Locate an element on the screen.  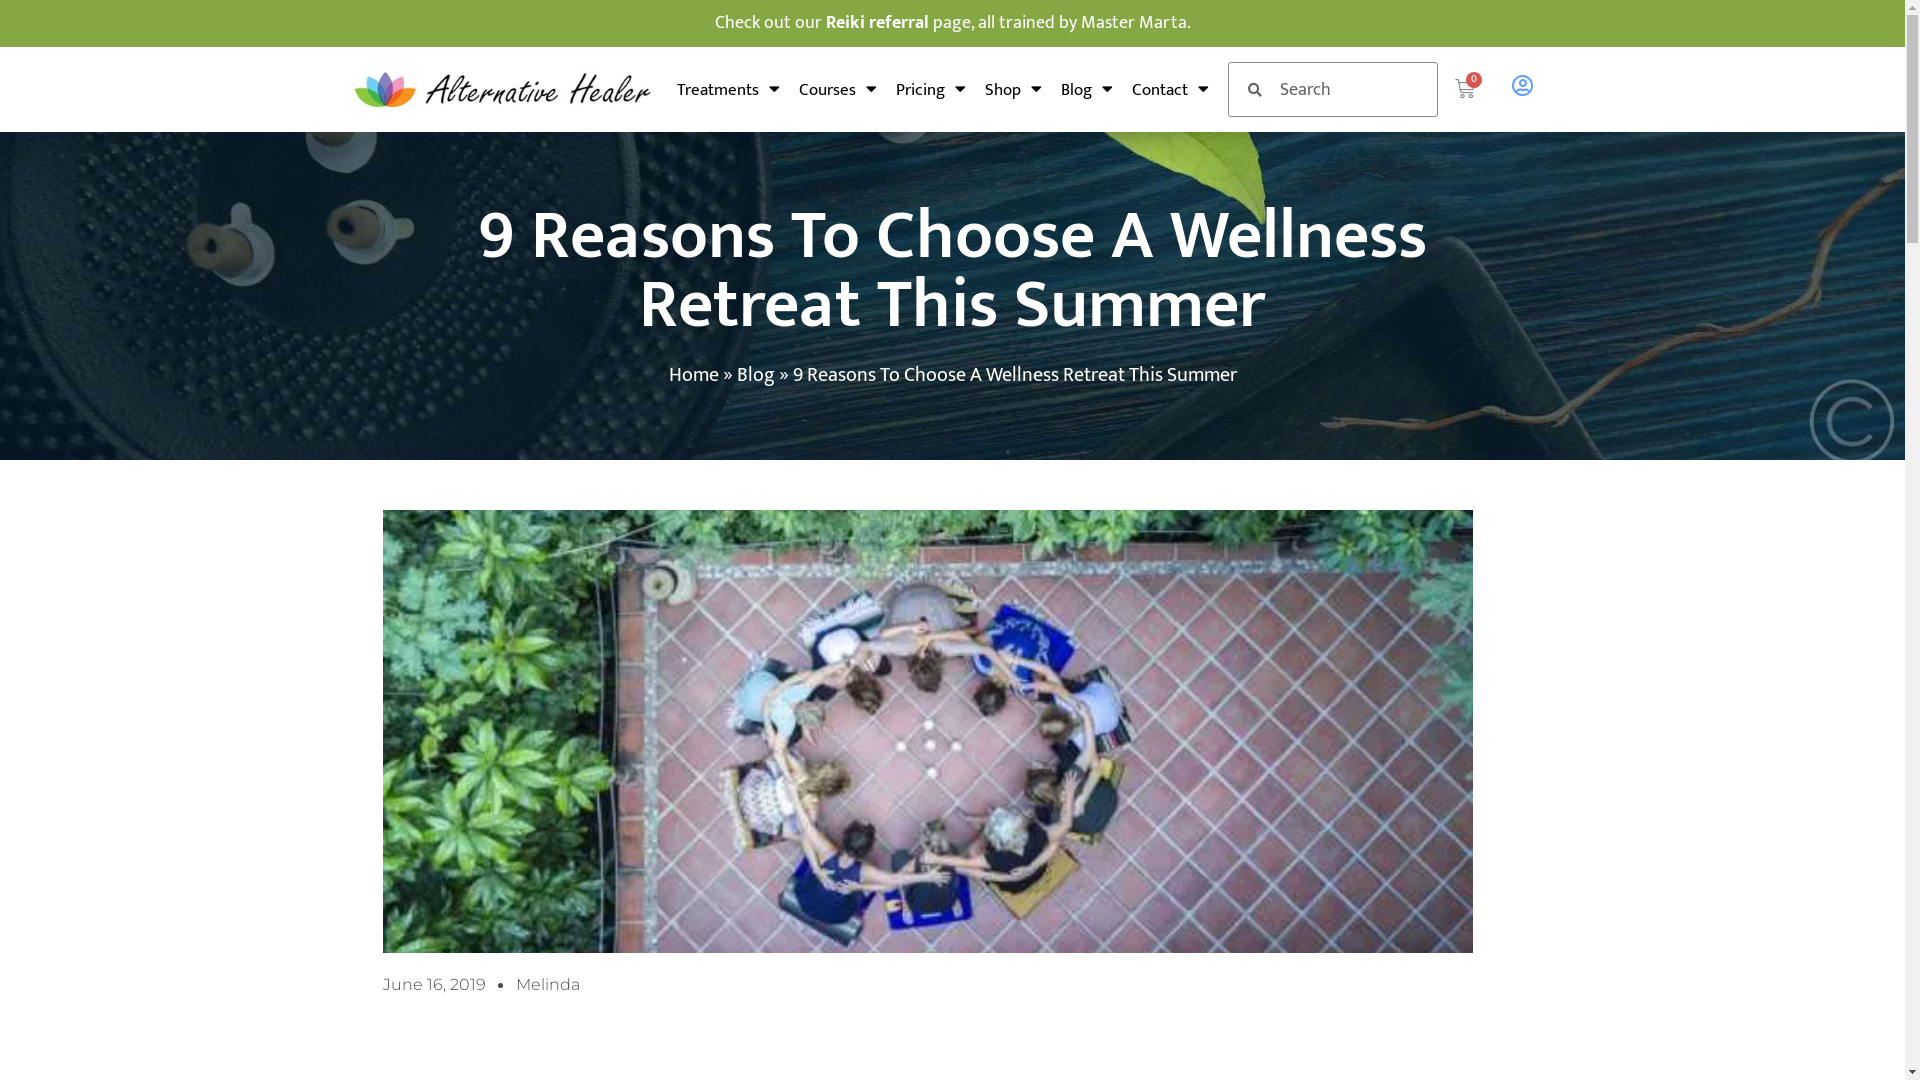
'Search' is located at coordinates (1349, 88).